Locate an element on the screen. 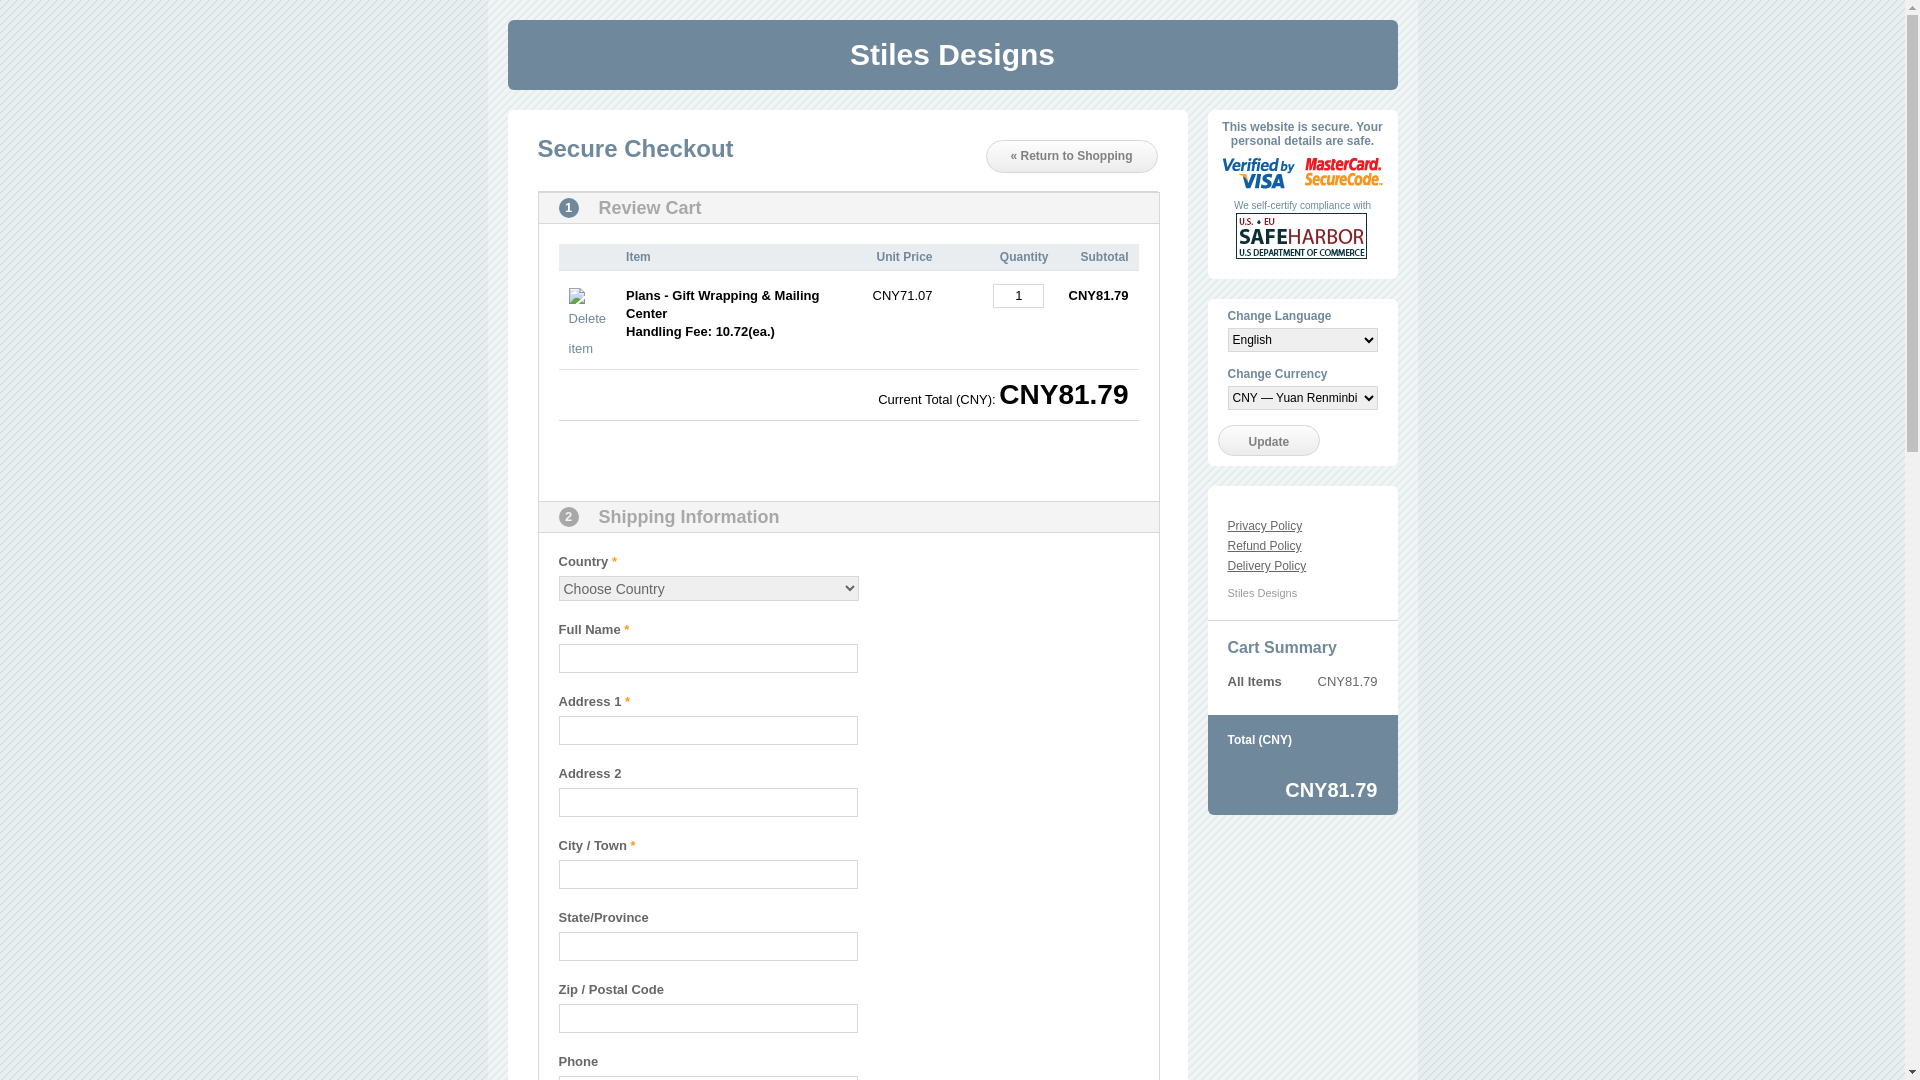 The height and width of the screenshot is (1080, 1920). 'We self-certify compliance with' is located at coordinates (1302, 205).